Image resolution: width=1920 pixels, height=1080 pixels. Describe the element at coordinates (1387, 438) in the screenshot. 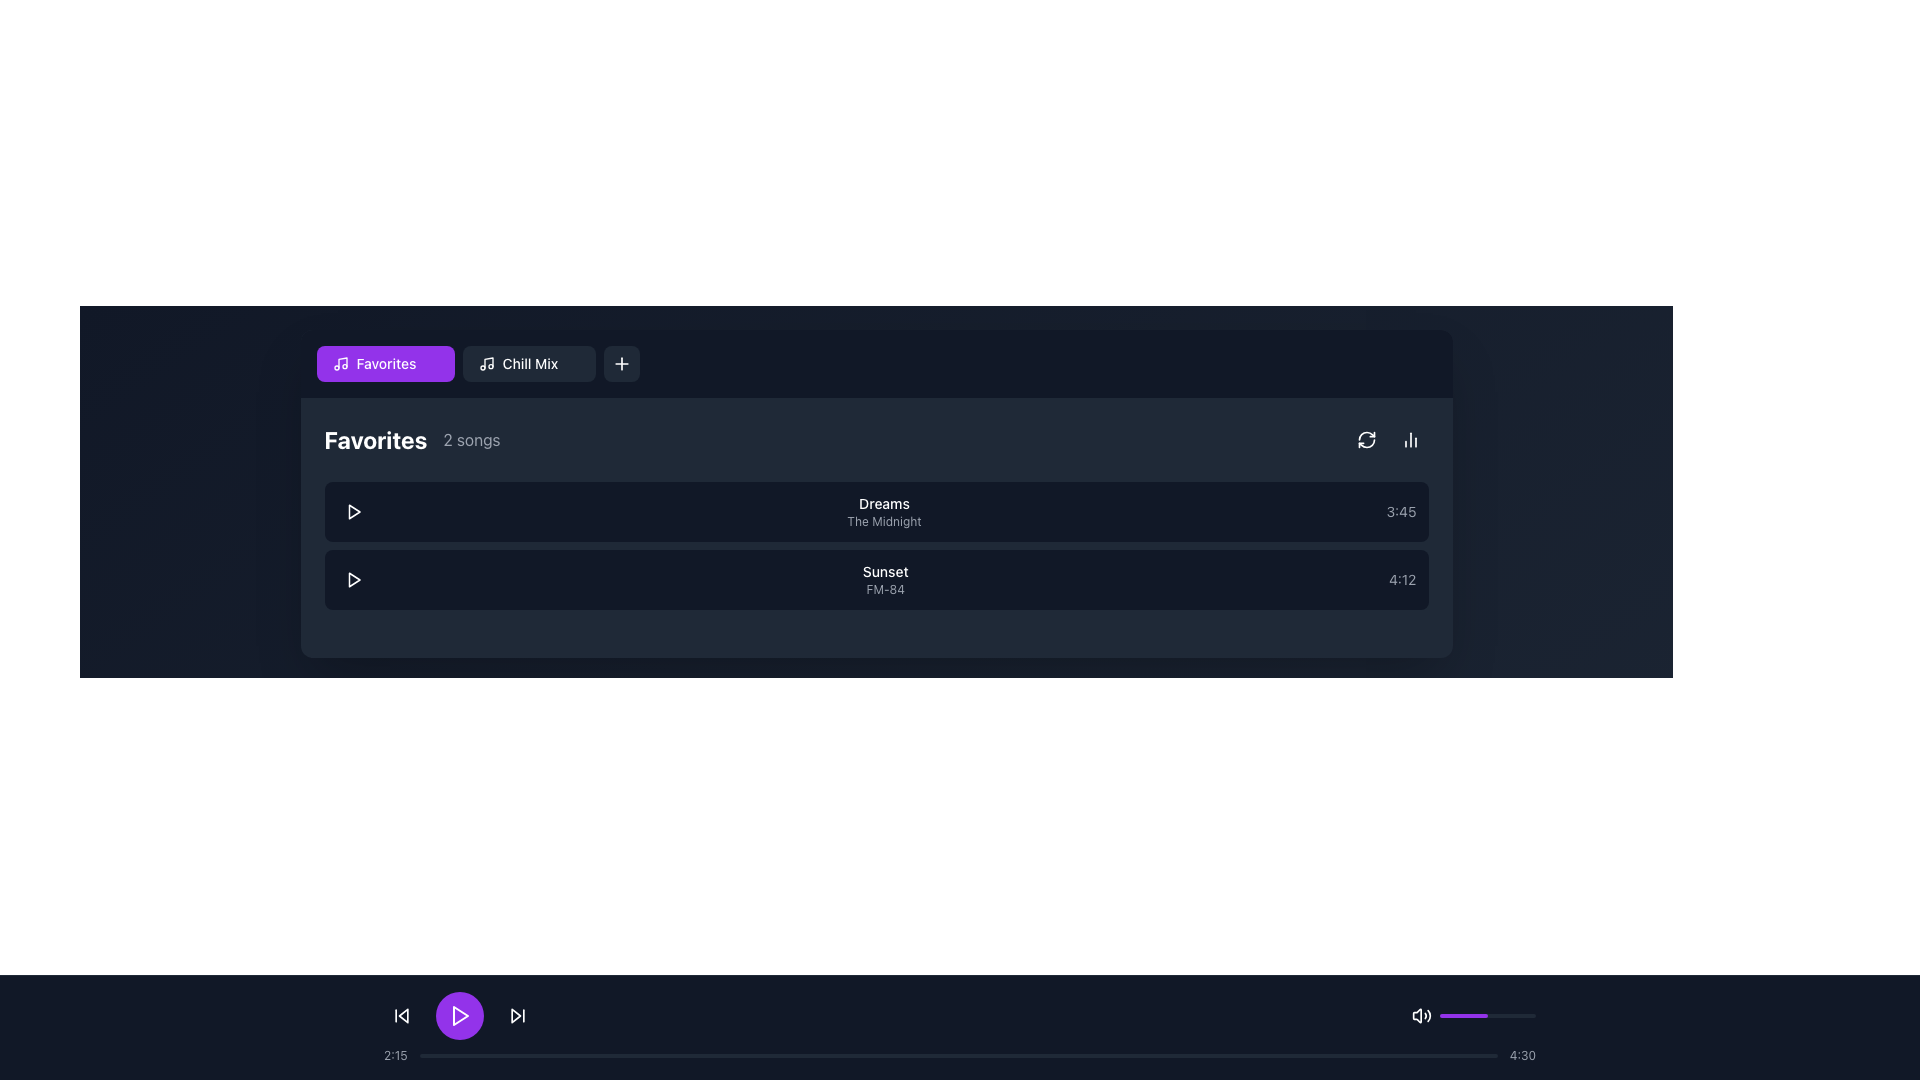

I see `the individual components of the Interactive control group located in the top-right corner of the 'Favorites' section to refresh or view statistics related to the music collection` at that location.